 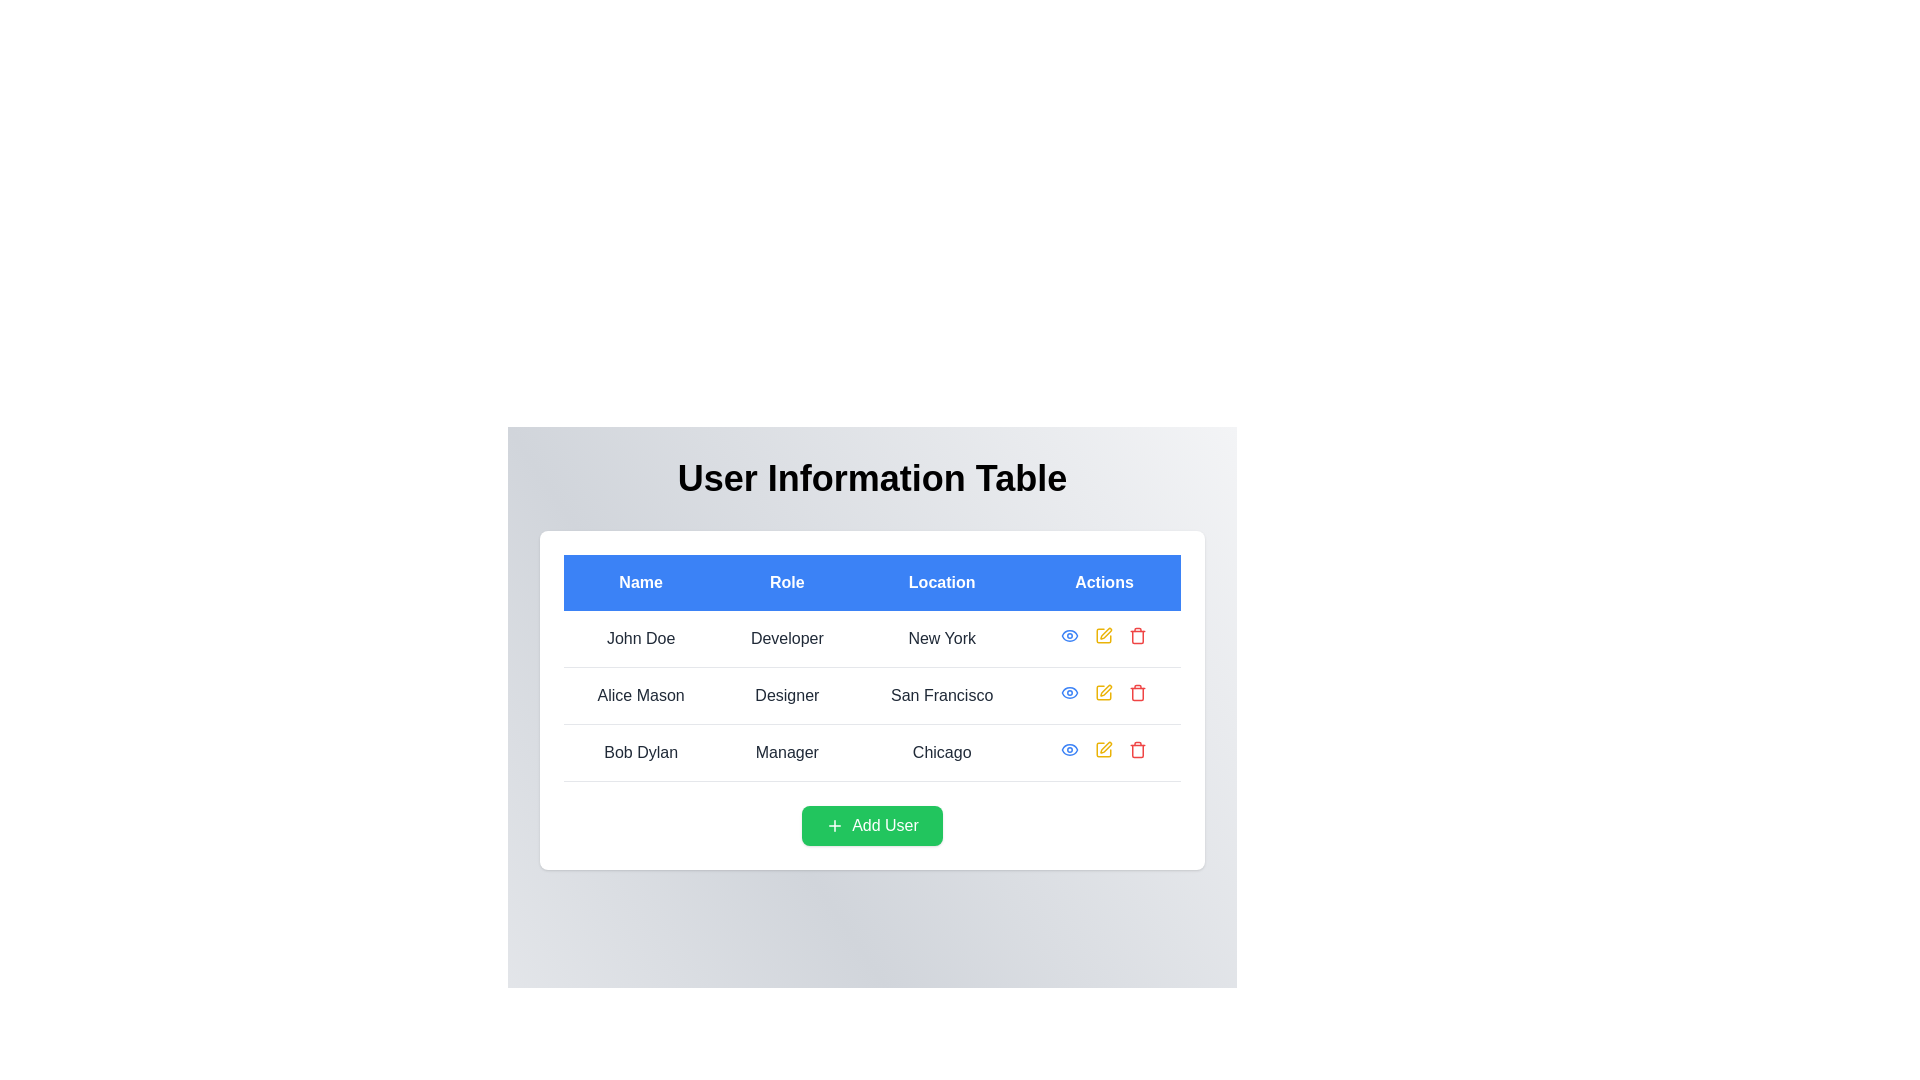 I want to click on the unique button located below the user information table to trigger its hover state, so click(x=872, y=825).